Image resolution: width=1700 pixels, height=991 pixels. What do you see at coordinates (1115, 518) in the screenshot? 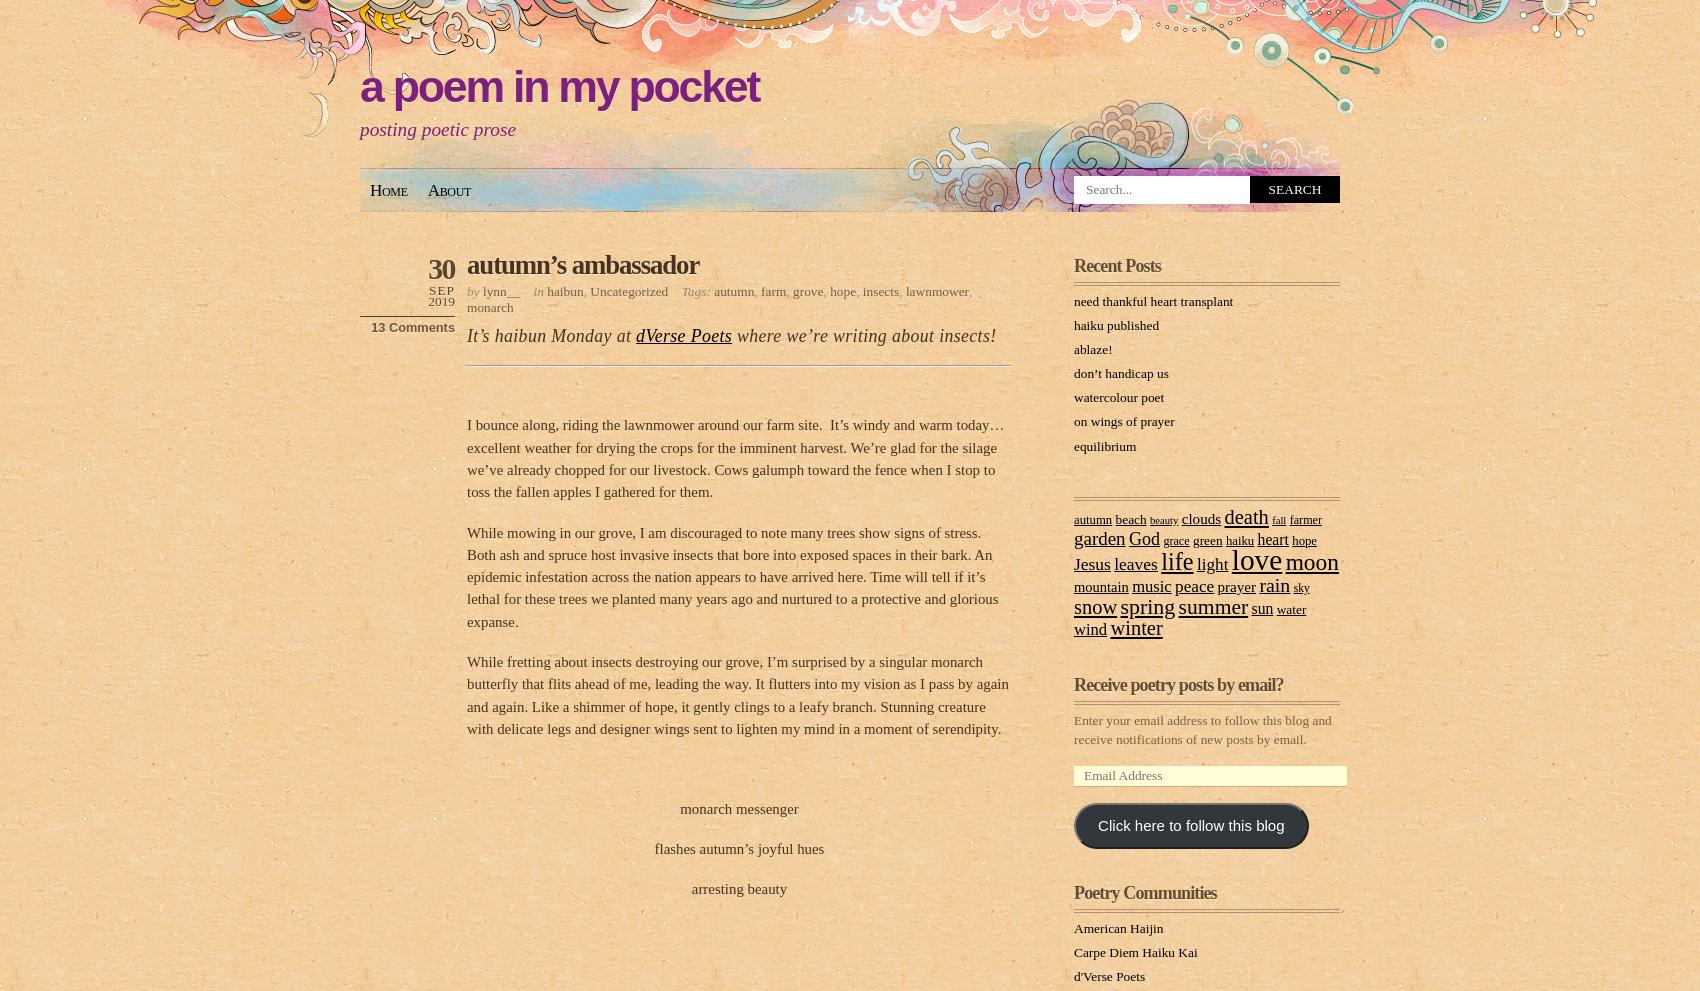
I see `'beach'` at bounding box center [1115, 518].